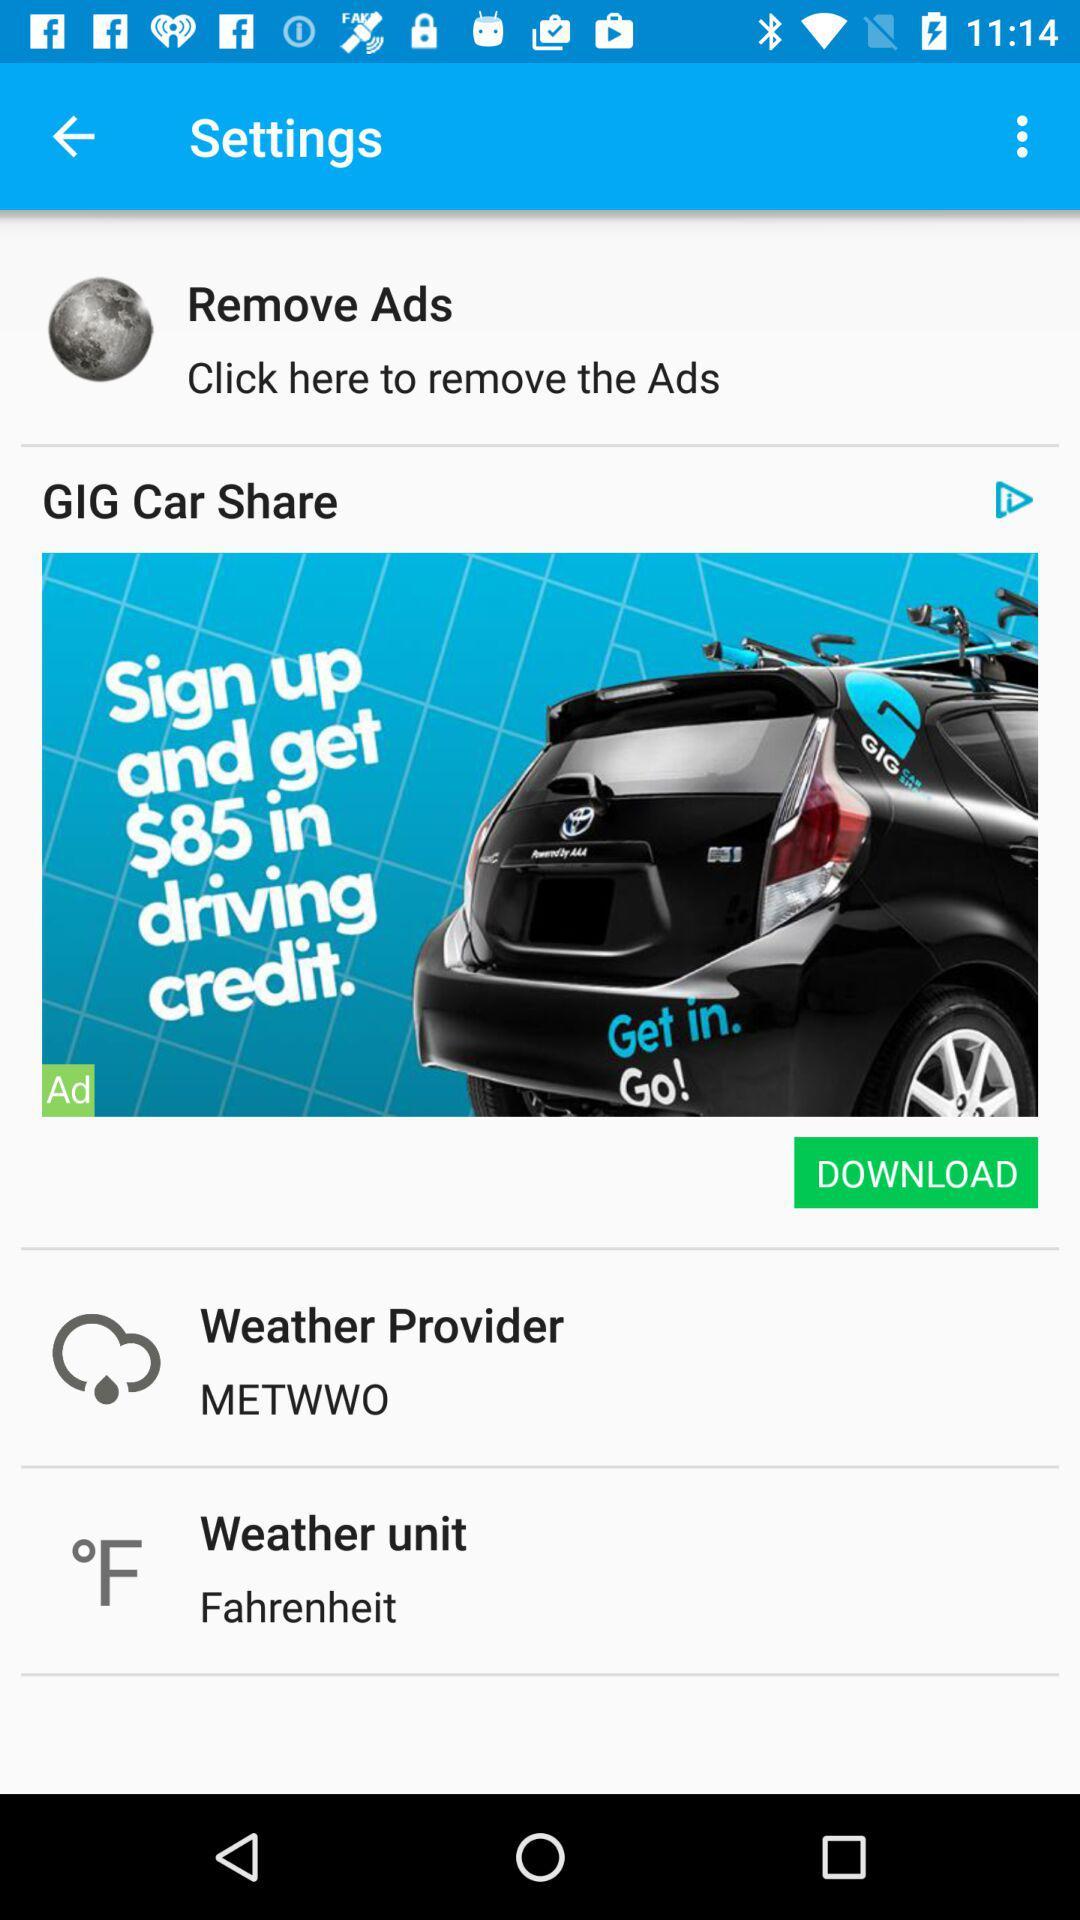 The height and width of the screenshot is (1920, 1080). What do you see at coordinates (67, 1089) in the screenshot?
I see `the item on the left` at bounding box center [67, 1089].